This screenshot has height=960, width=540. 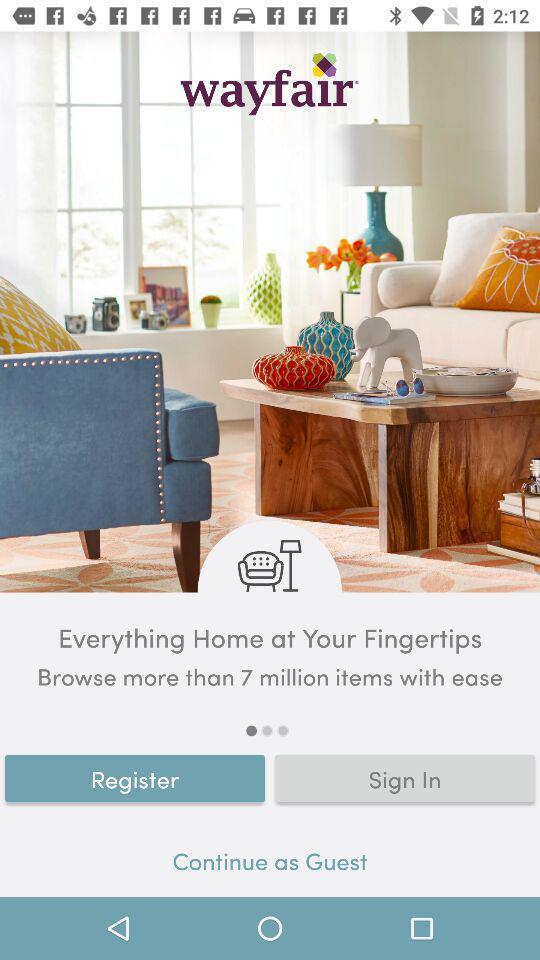 I want to click on continue as guest, so click(x=270, y=863).